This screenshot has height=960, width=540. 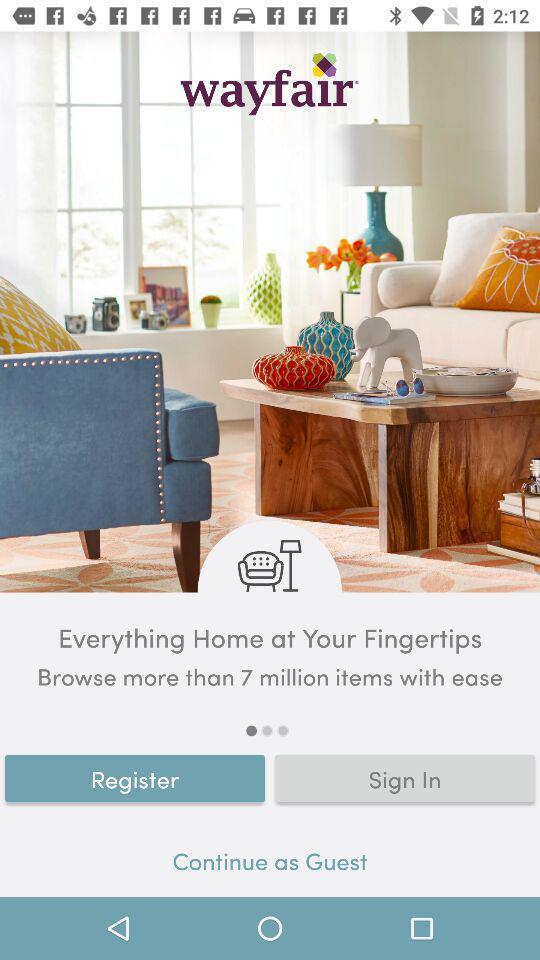 I want to click on continue as guest, so click(x=270, y=863).